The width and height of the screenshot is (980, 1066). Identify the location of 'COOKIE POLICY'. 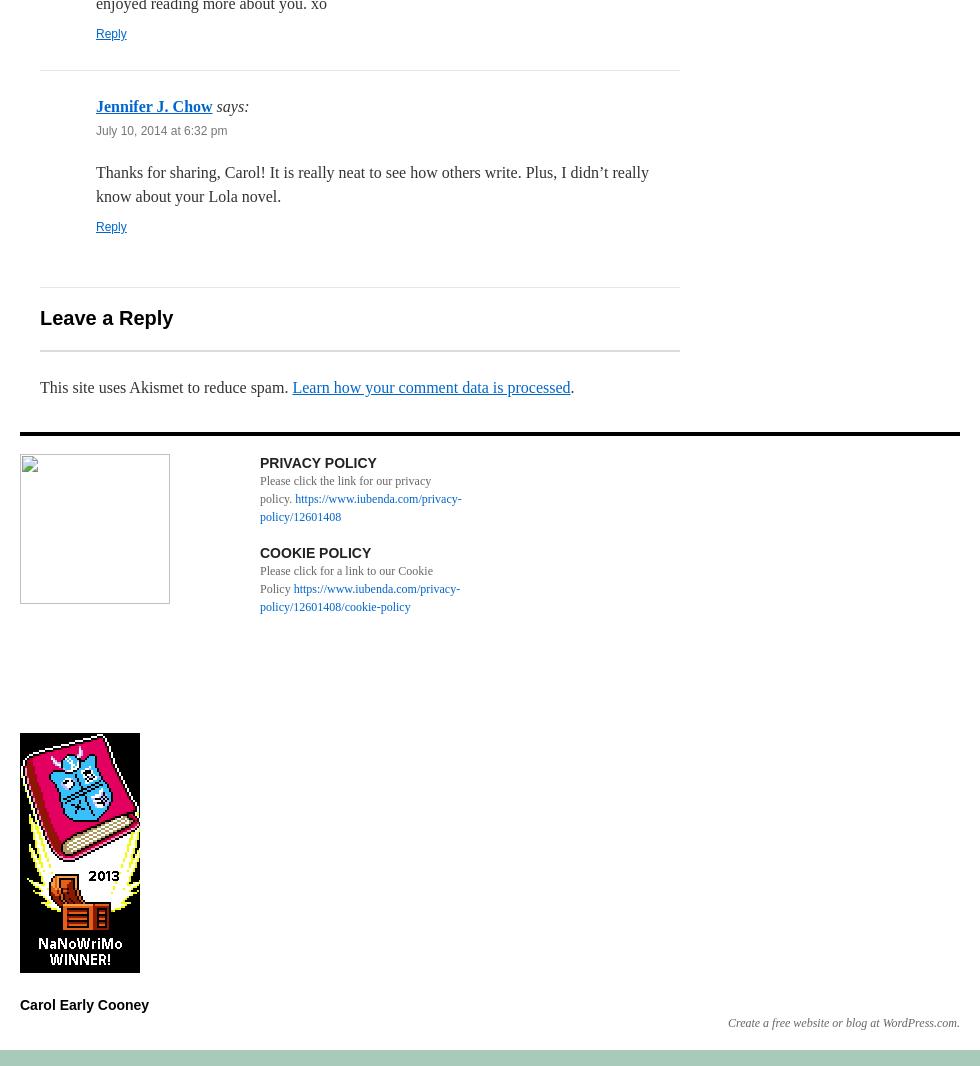
(315, 550).